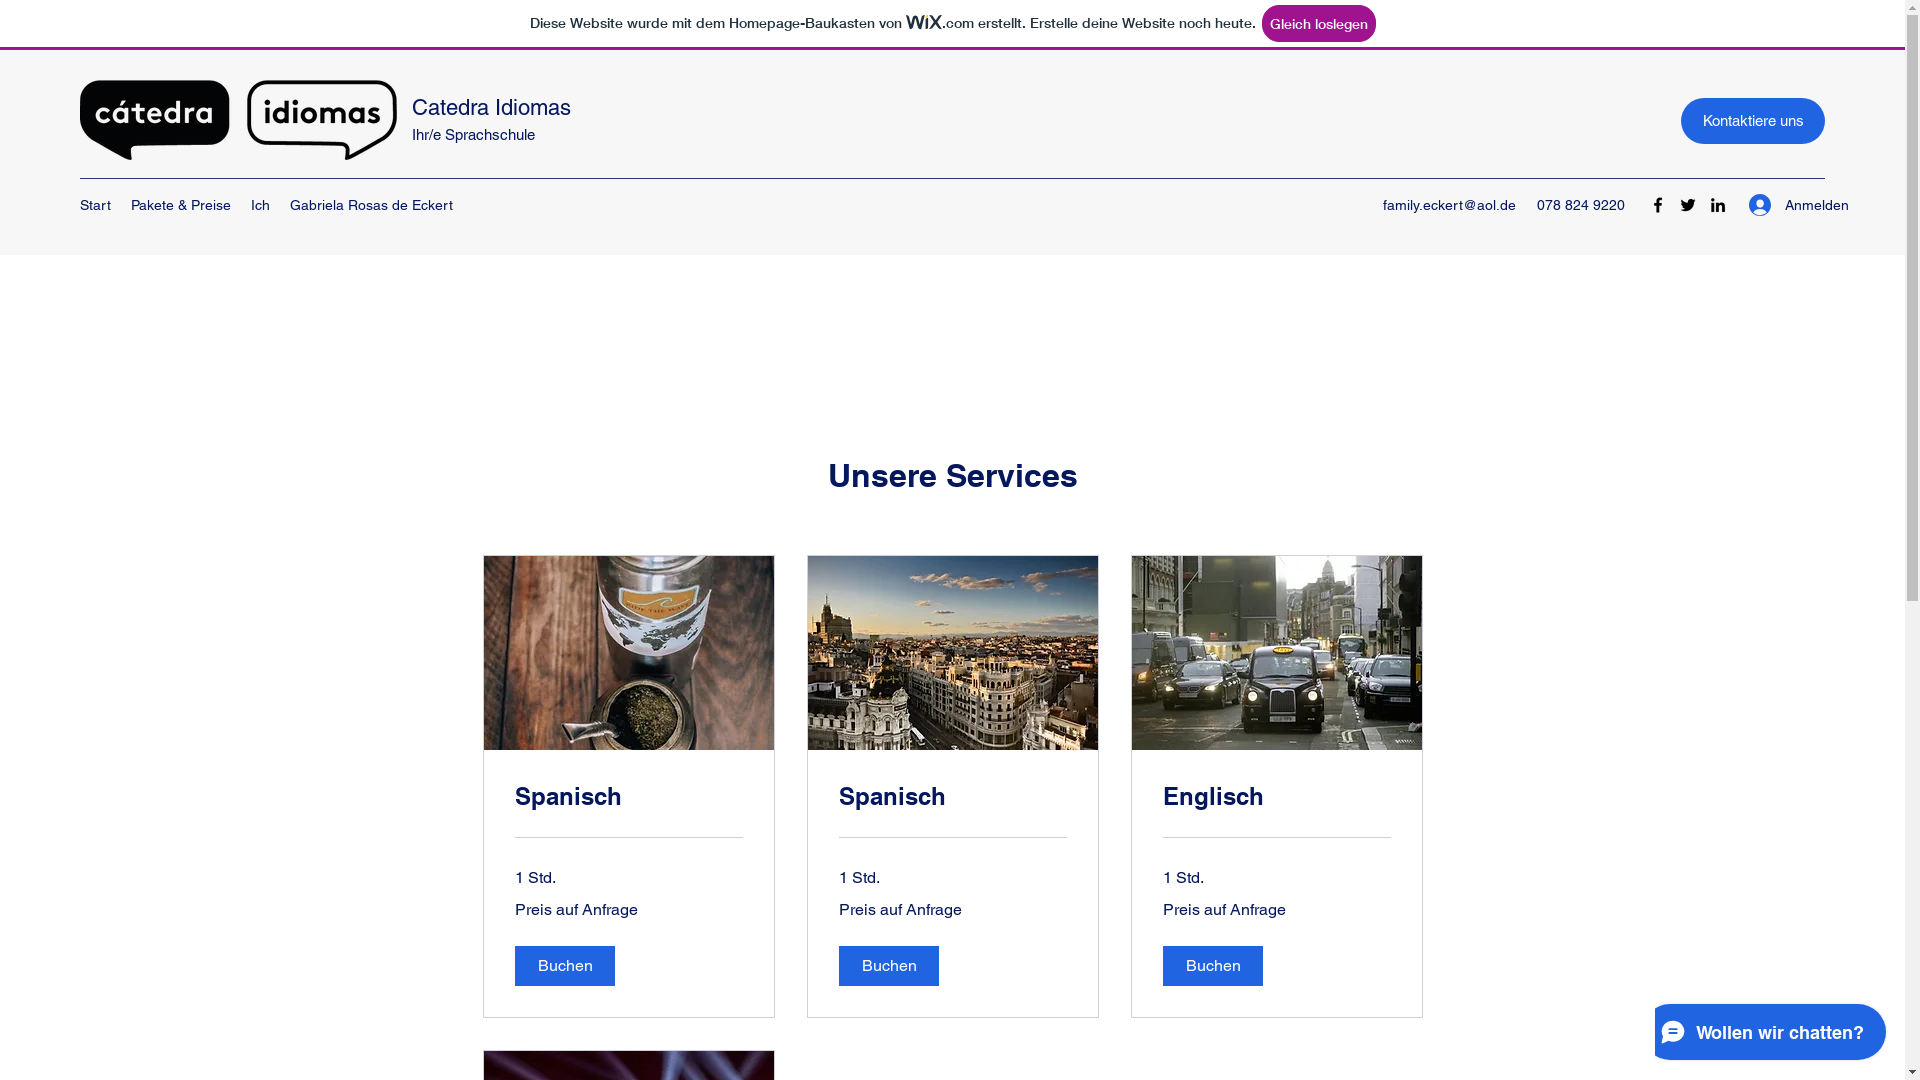 This screenshot has height=1080, width=1920. Describe the element at coordinates (371, 205) in the screenshot. I see `'Gabriela Rosas de Eckert'` at that location.